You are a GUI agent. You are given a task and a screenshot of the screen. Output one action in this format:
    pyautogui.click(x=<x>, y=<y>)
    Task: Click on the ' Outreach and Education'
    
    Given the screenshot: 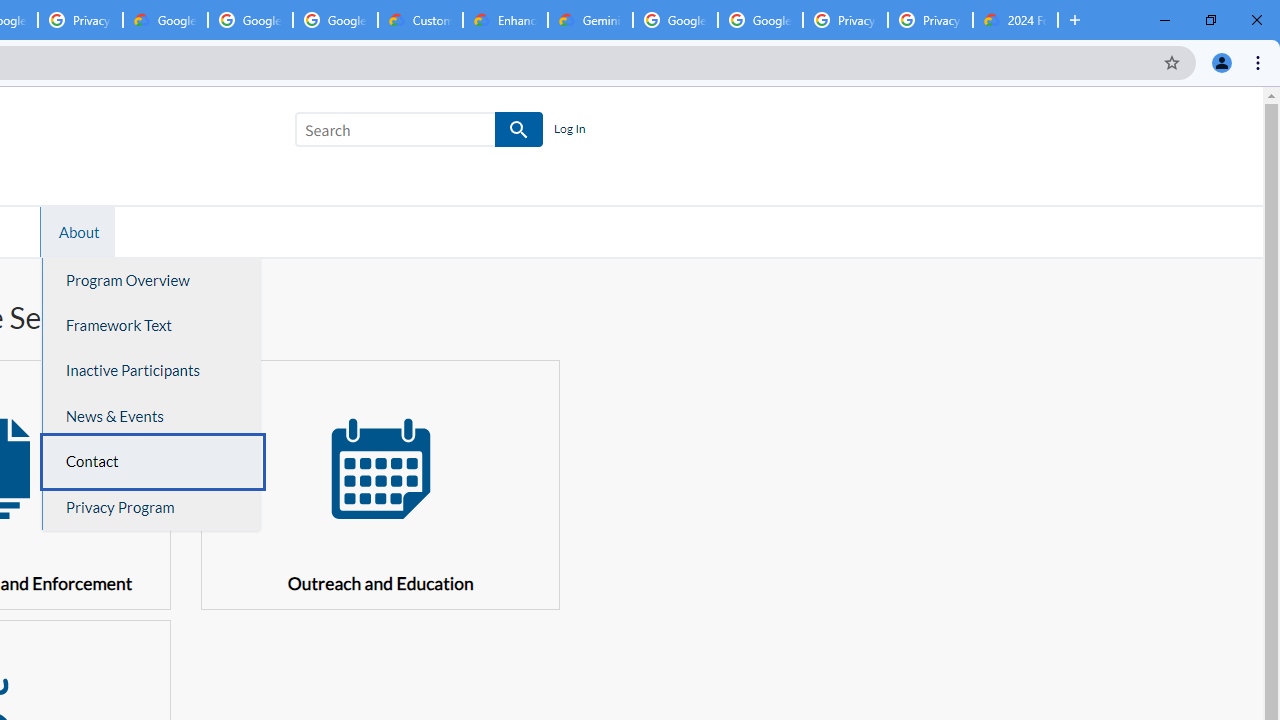 What is the action you would take?
    pyautogui.click(x=380, y=484)
    